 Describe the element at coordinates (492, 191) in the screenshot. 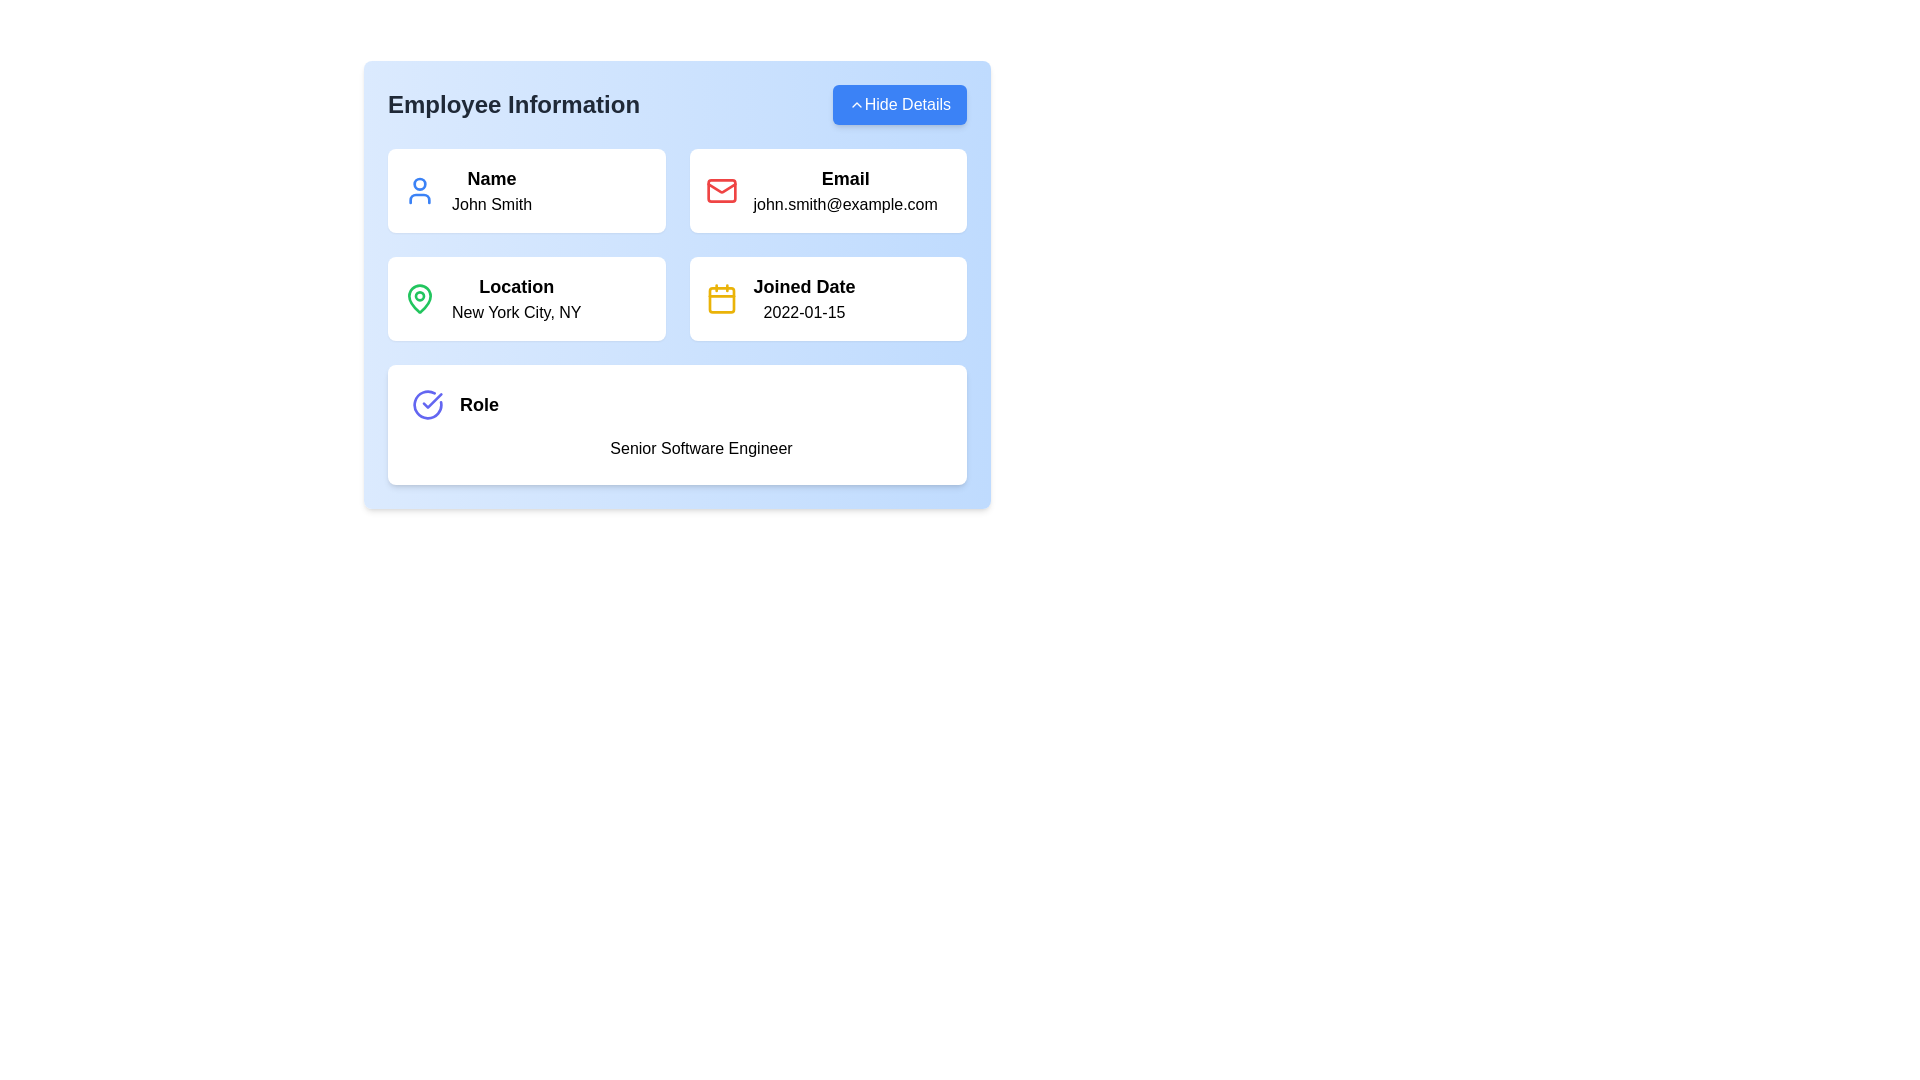

I see `the bold 'Name' text display component that shows 'John Smith' in the upper left quadrant of the 'Employee Information' card` at that location.